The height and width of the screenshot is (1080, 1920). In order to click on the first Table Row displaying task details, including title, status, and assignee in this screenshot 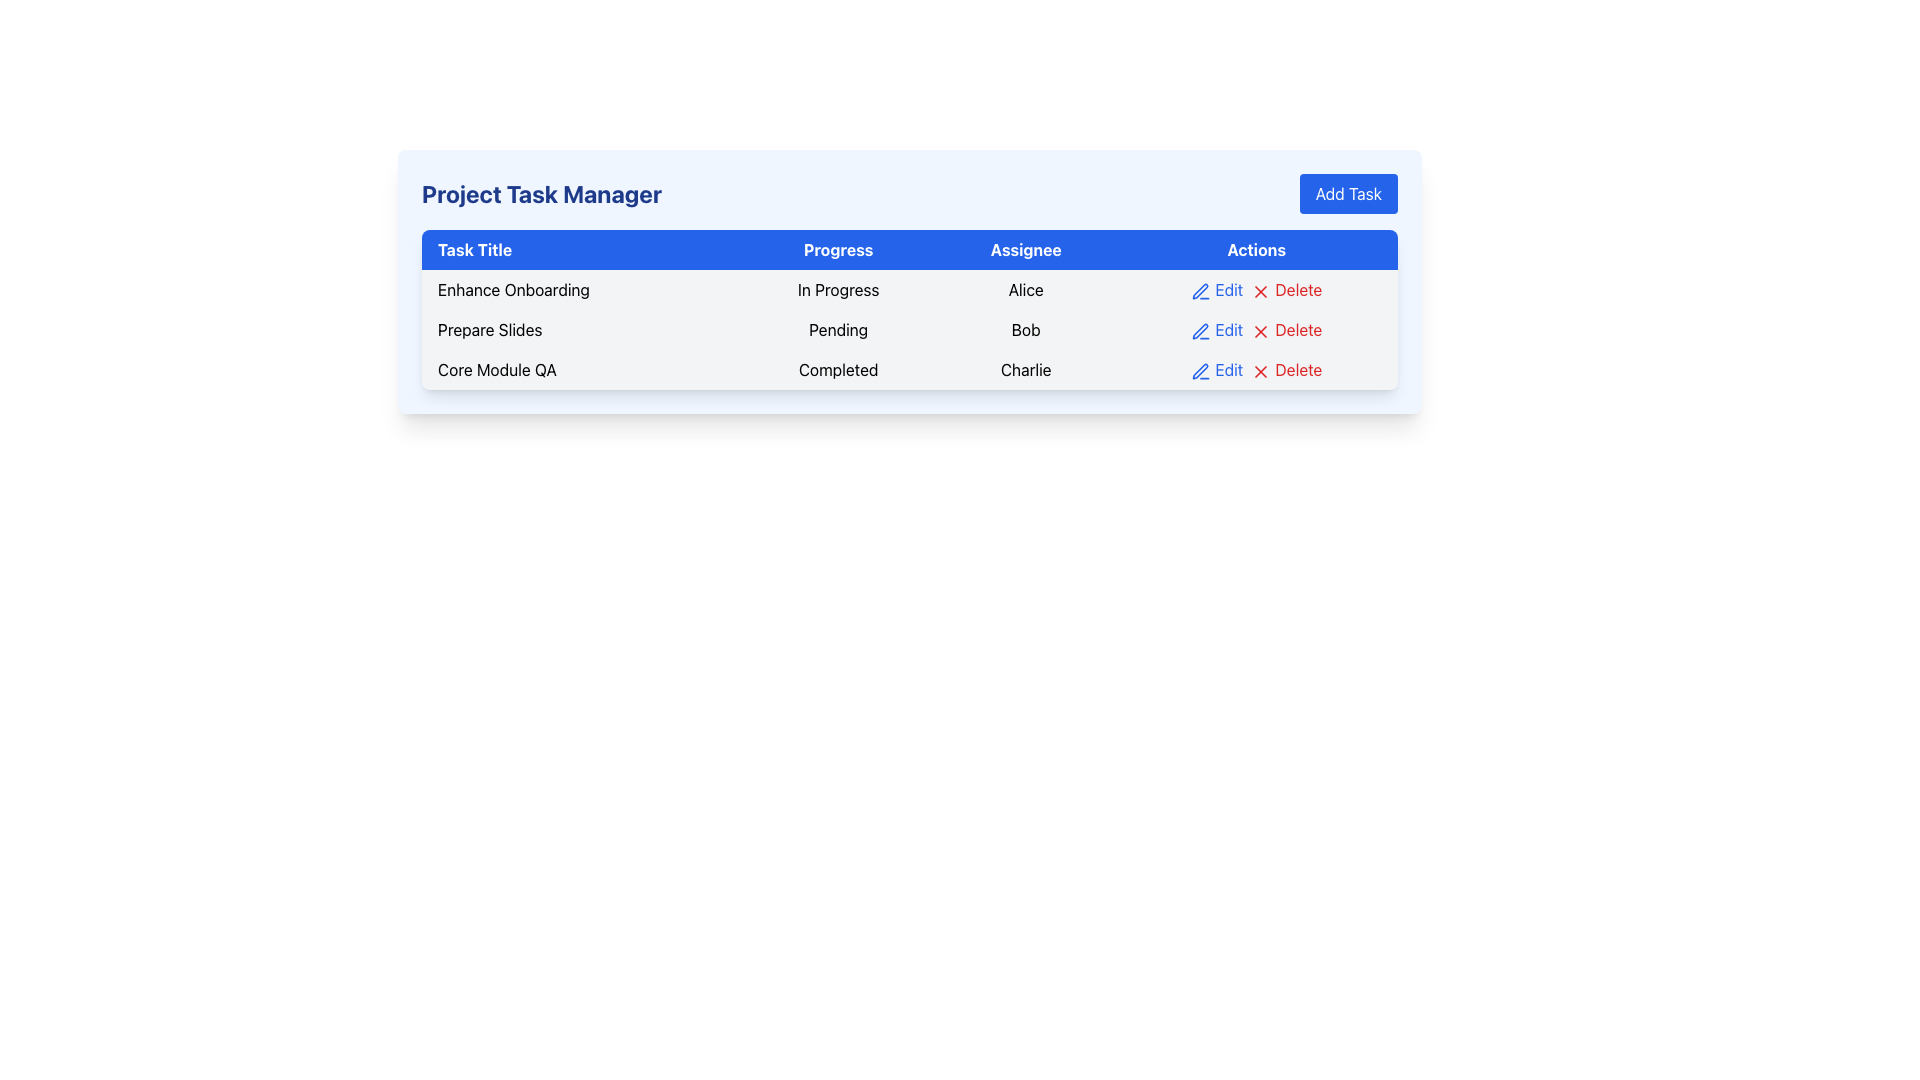, I will do `click(909, 289)`.